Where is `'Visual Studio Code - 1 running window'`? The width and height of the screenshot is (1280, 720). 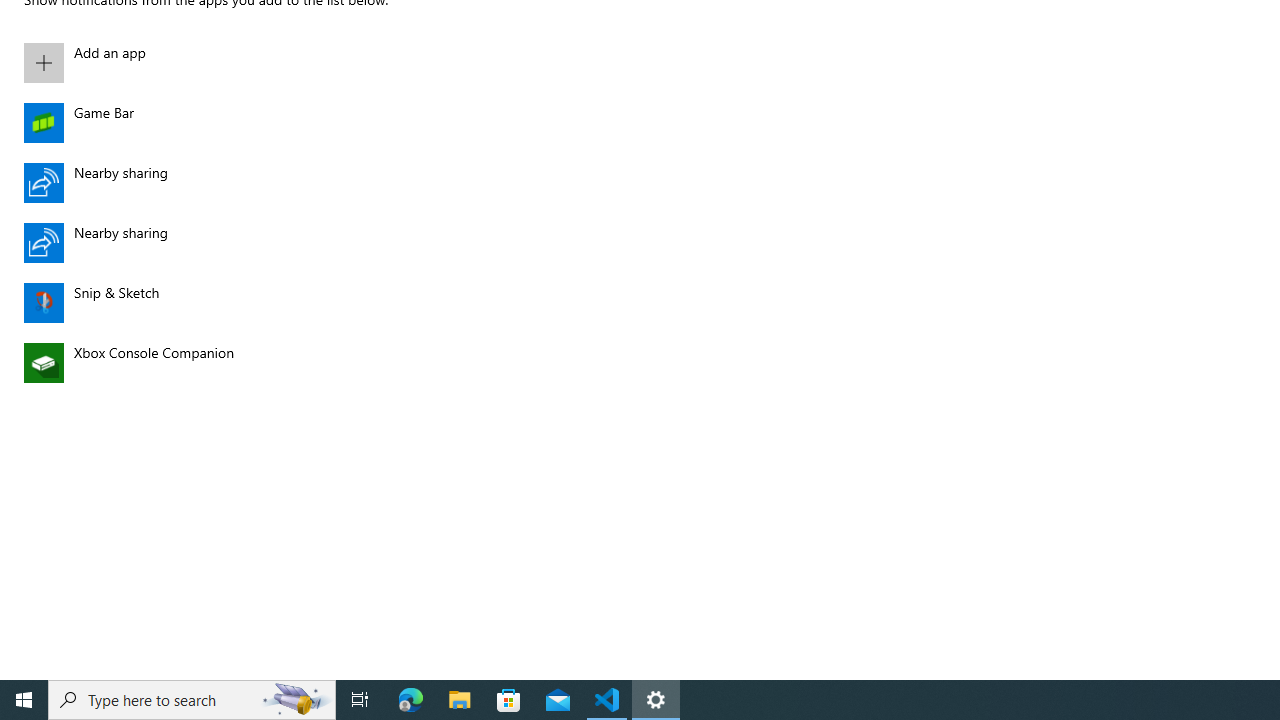
'Visual Studio Code - 1 running window' is located at coordinates (606, 698).